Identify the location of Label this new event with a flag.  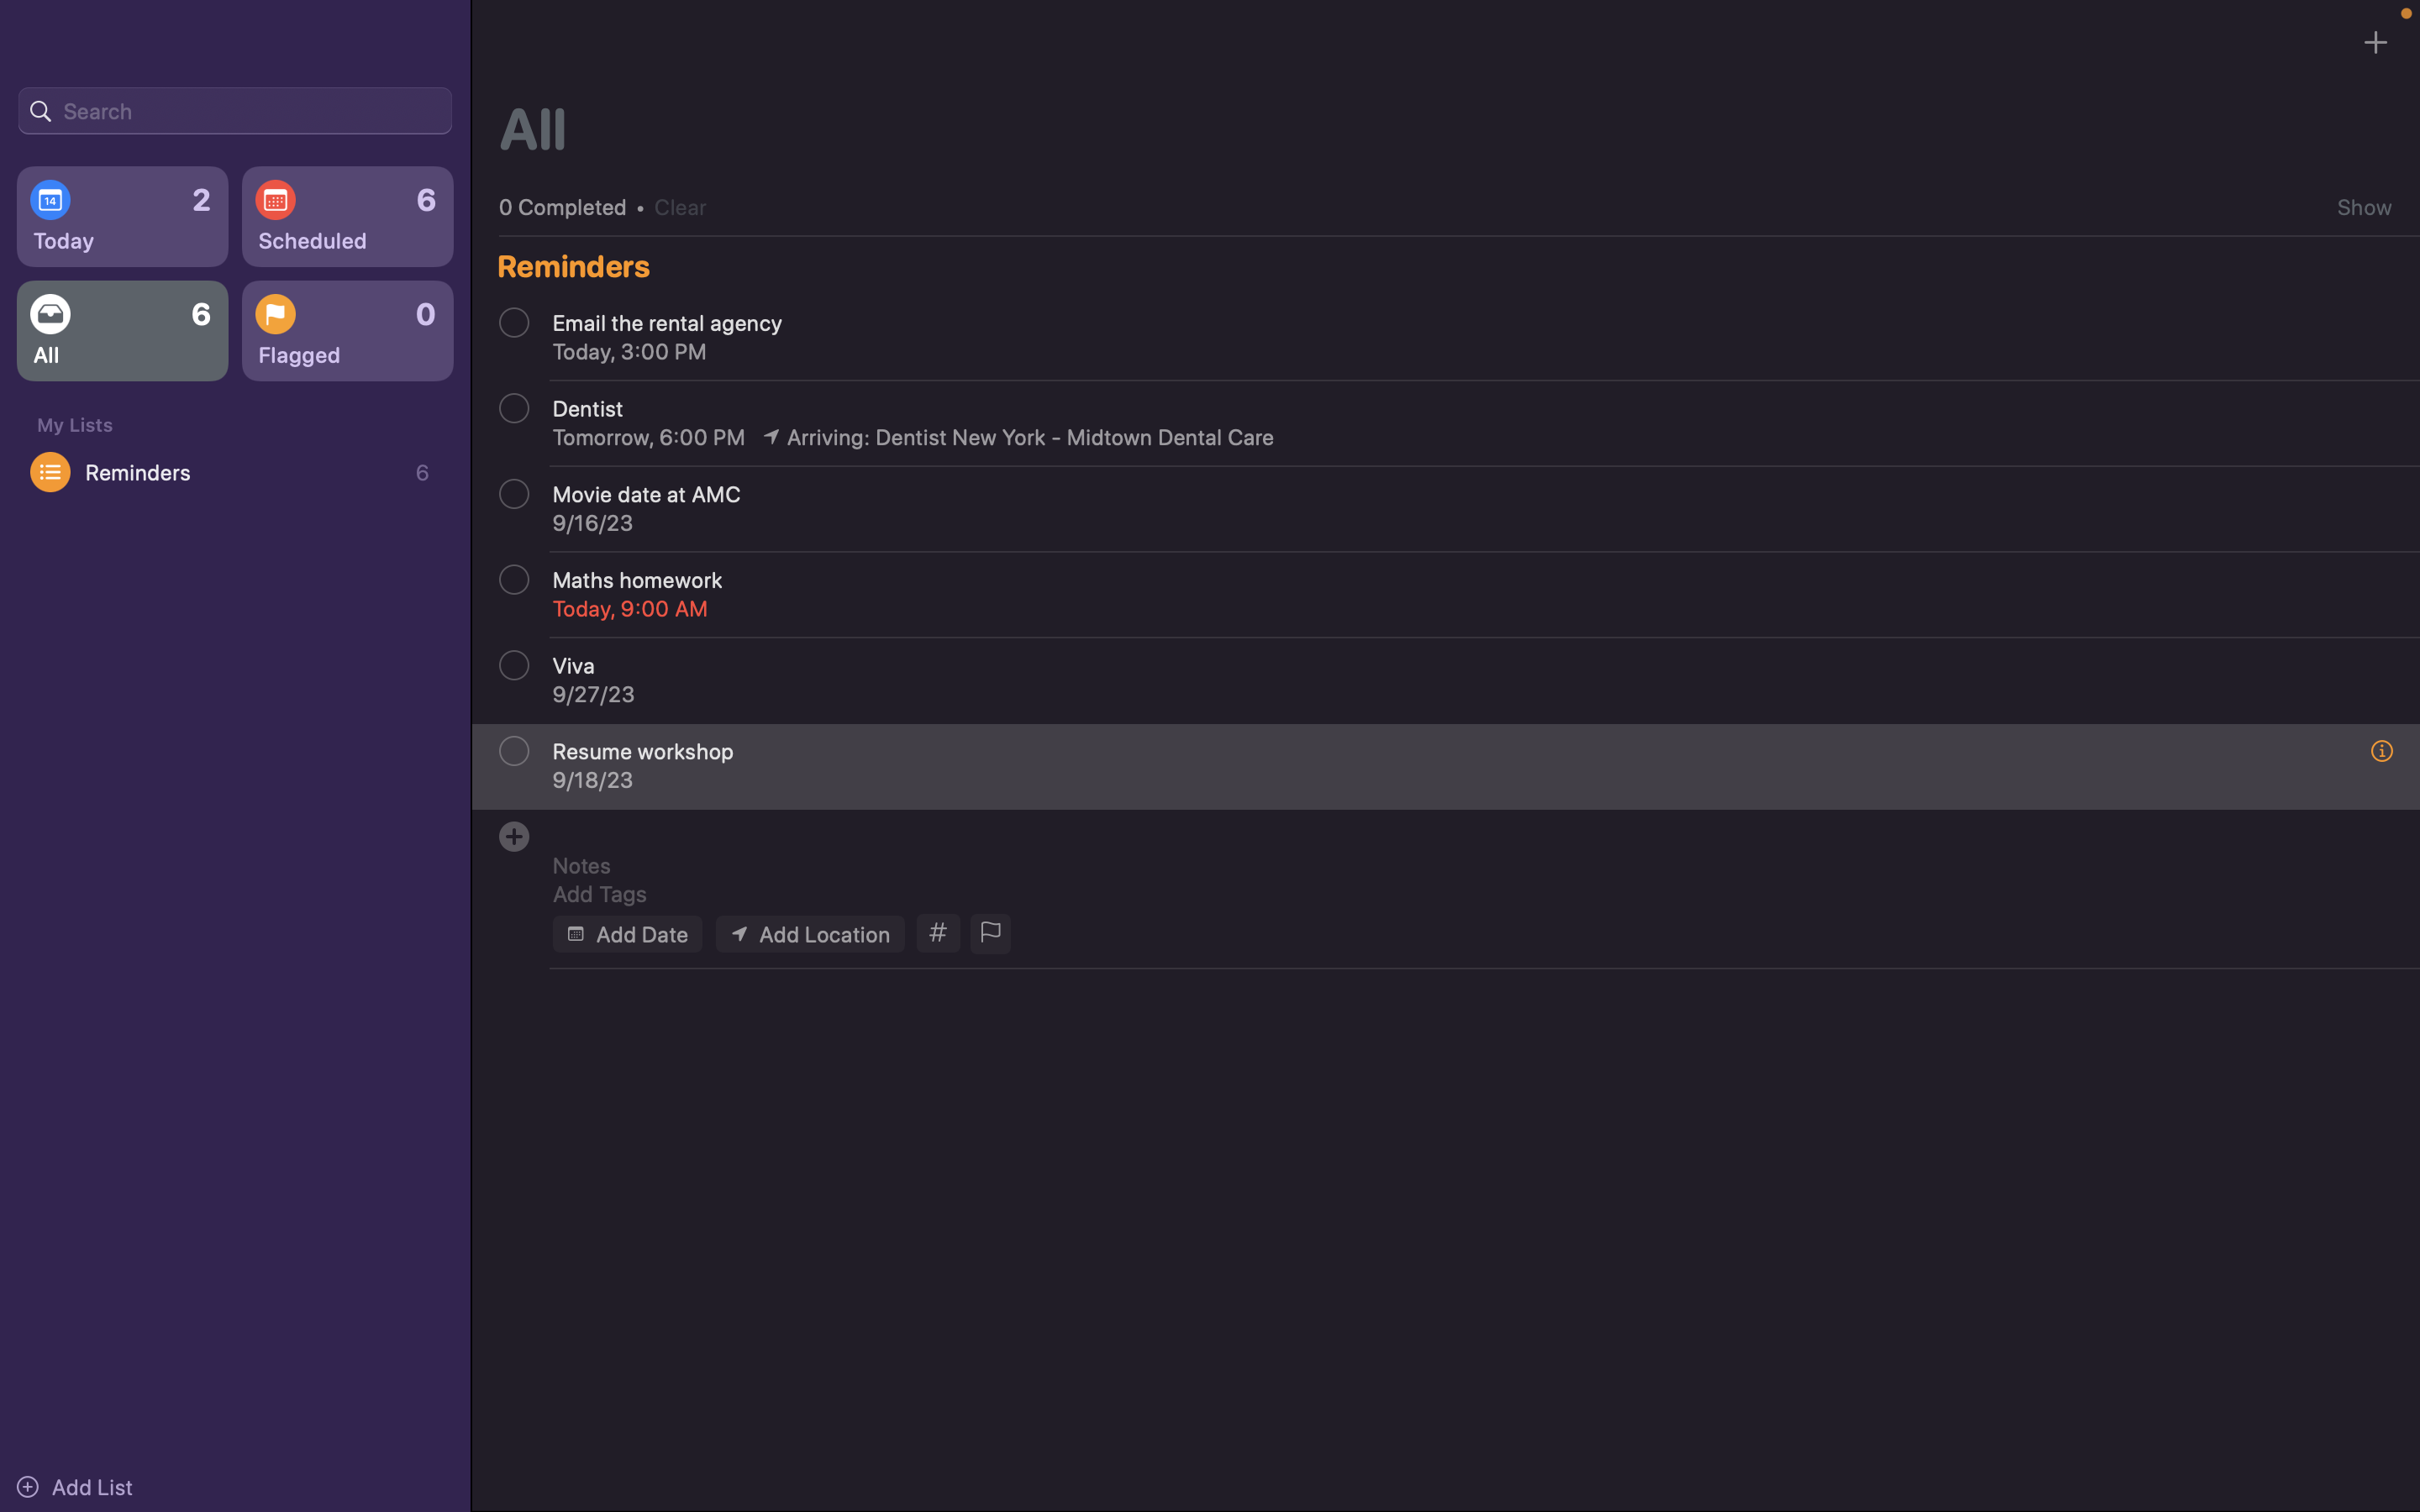
(988, 934).